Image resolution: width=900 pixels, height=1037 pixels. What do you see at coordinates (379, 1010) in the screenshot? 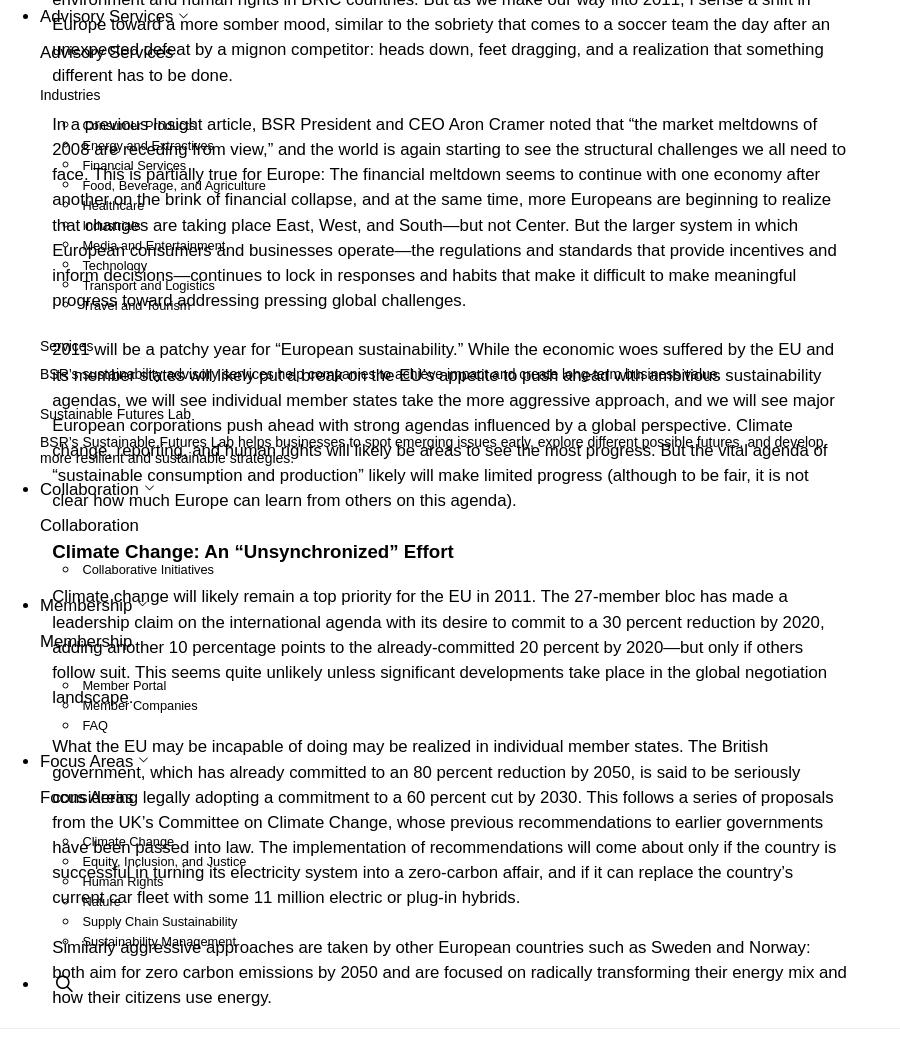
I see `'| Build a More Inclusive Global Supply Chain'` at bounding box center [379, 1010].